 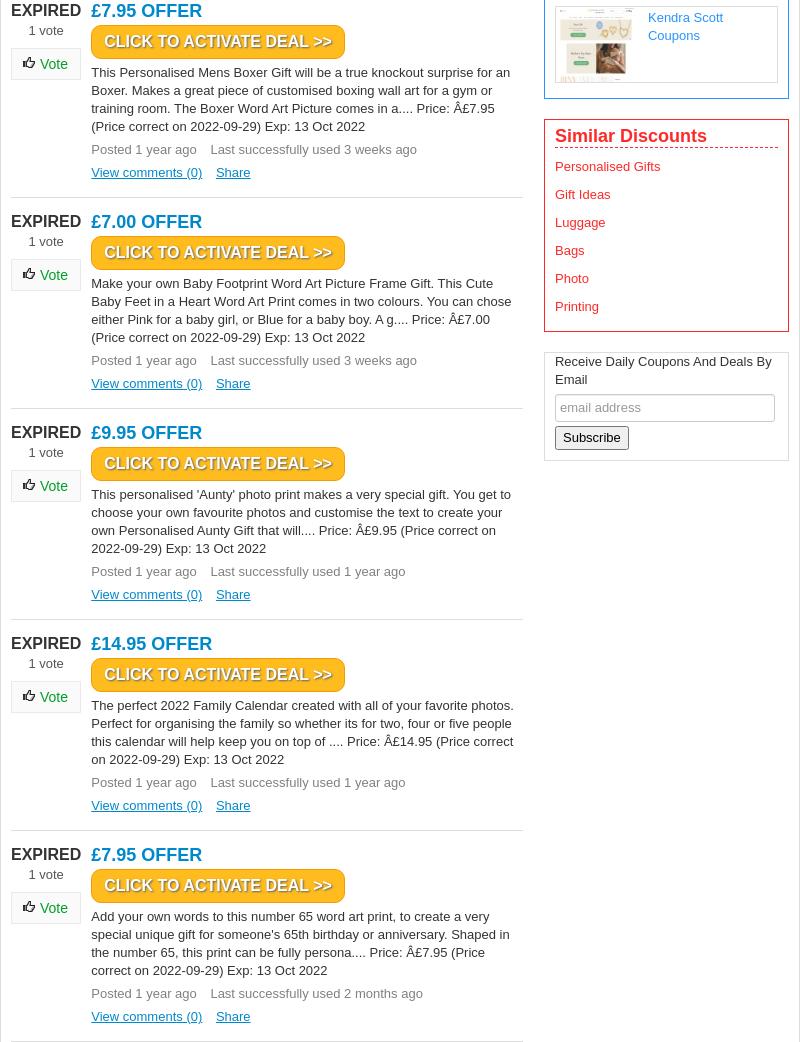 I want to click on 'Photo', so click(x=554, y=278).